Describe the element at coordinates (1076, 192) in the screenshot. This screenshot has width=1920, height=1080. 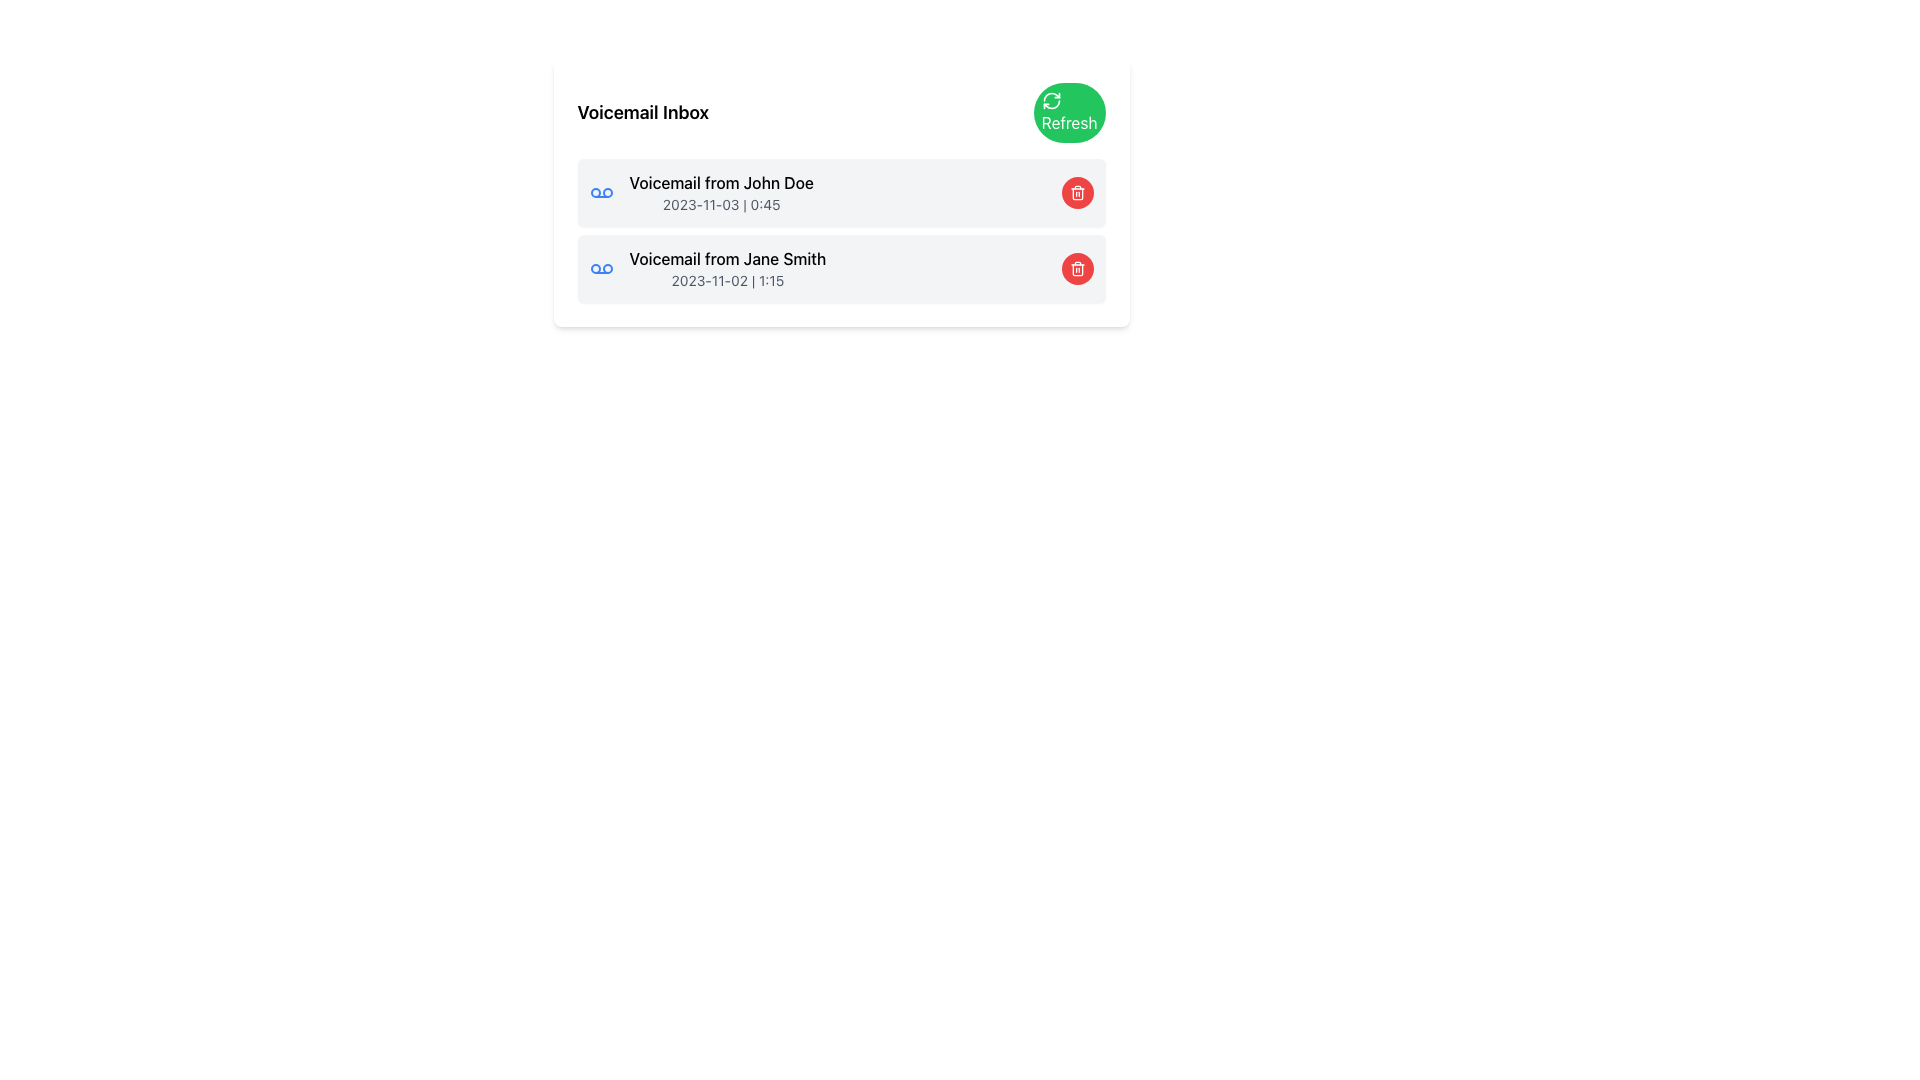
I see `the circular red button with a white trash can icon` at that location.